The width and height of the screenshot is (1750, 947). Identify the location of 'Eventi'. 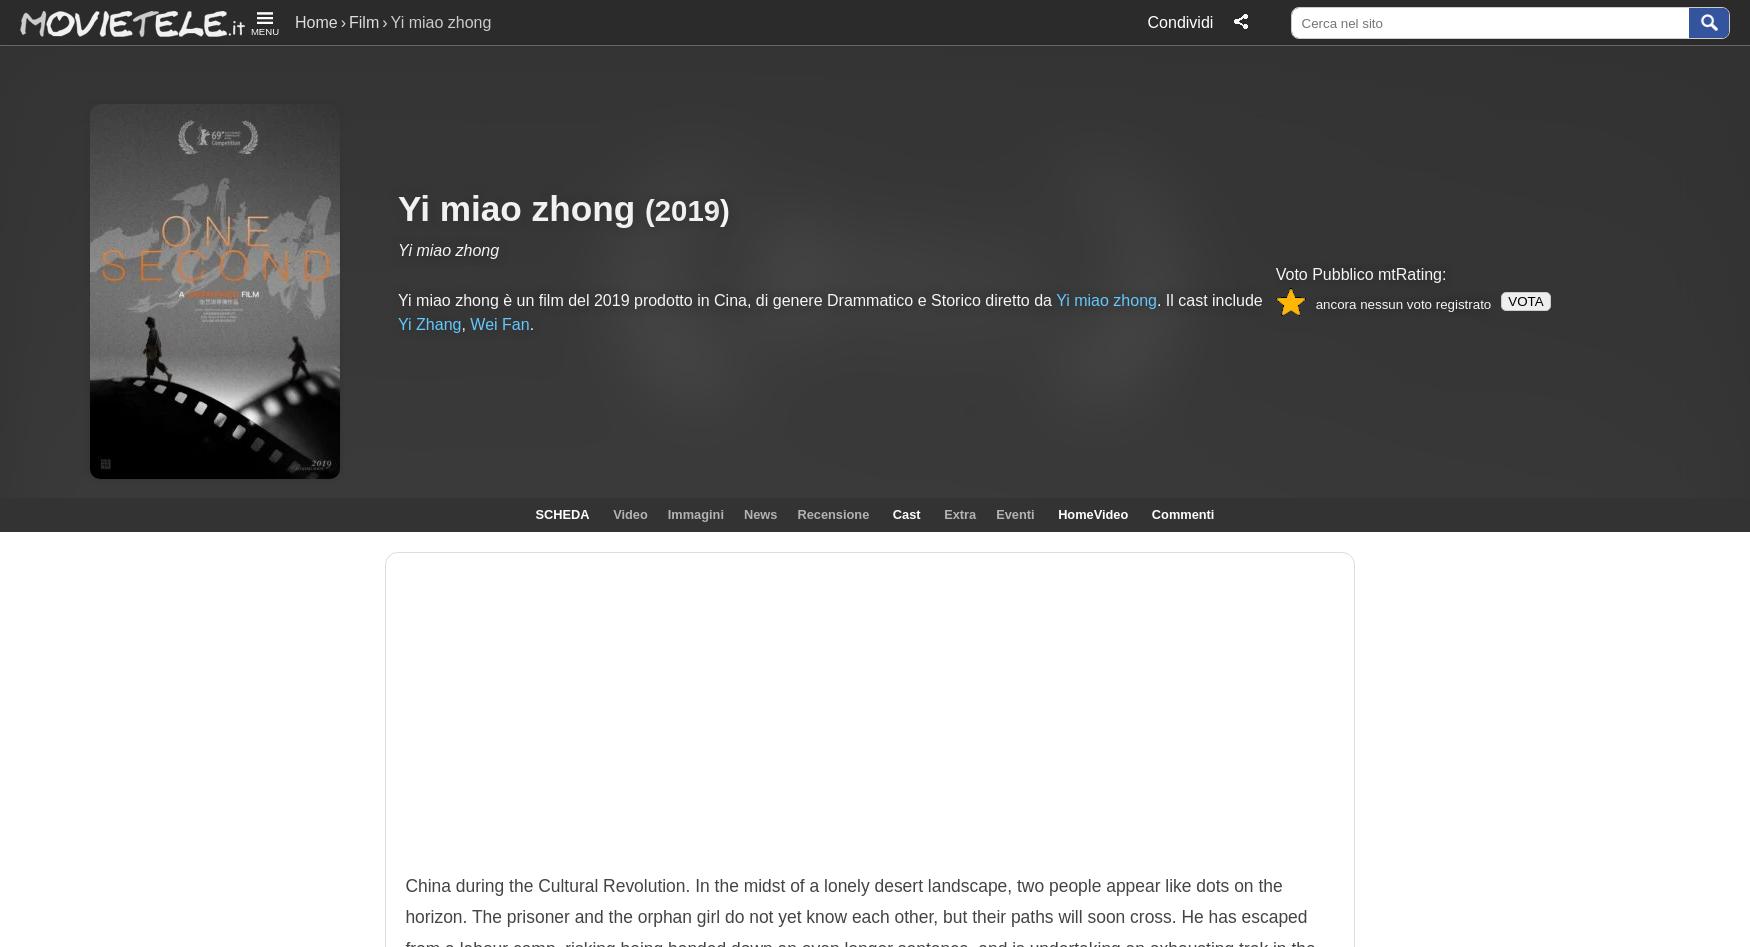
(1013, 513).